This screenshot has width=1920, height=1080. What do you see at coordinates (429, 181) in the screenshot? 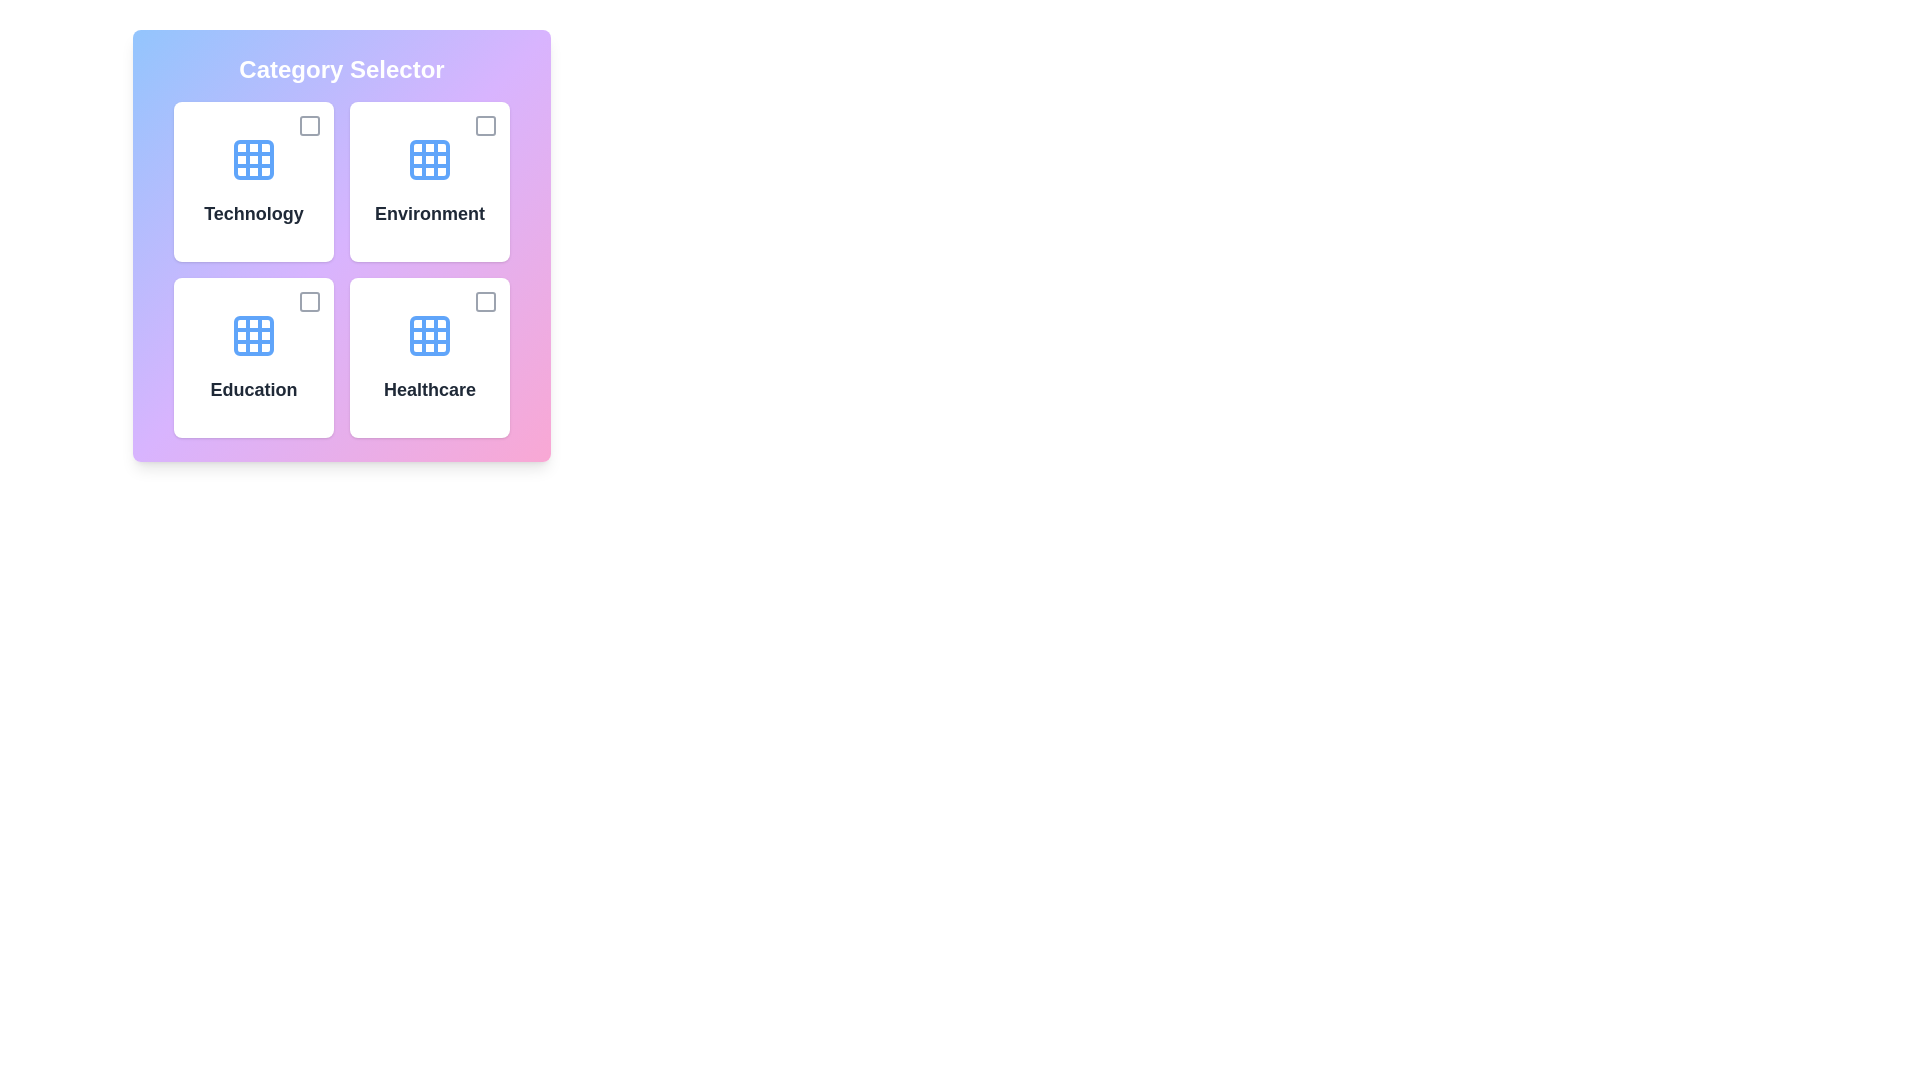
I see `the category card labeled 'Environment' to observe the hover animation effect` at bounding box center [429, 181].